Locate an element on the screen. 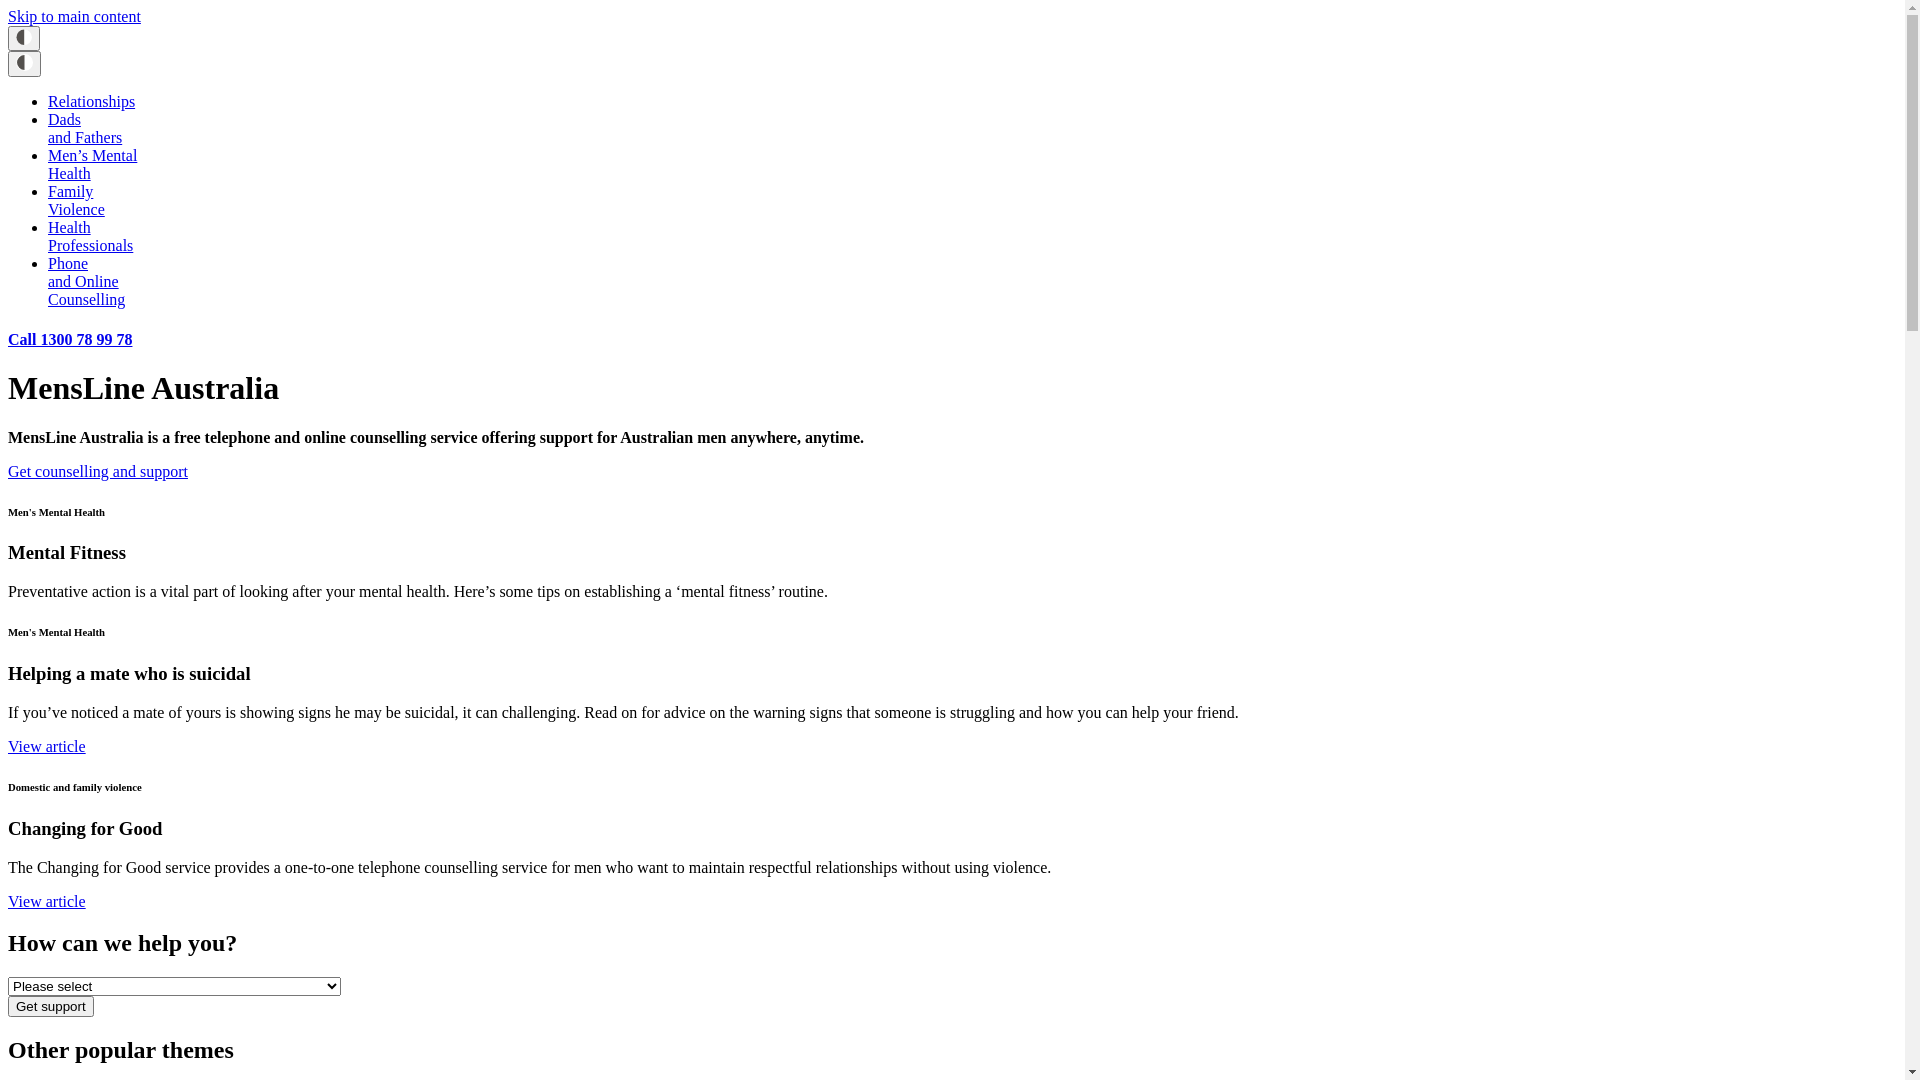 Image resolution: width=1920 pixels, height=1080 pixels. 'Toggle High Contrast icon' is located at coordinates (8, 38).